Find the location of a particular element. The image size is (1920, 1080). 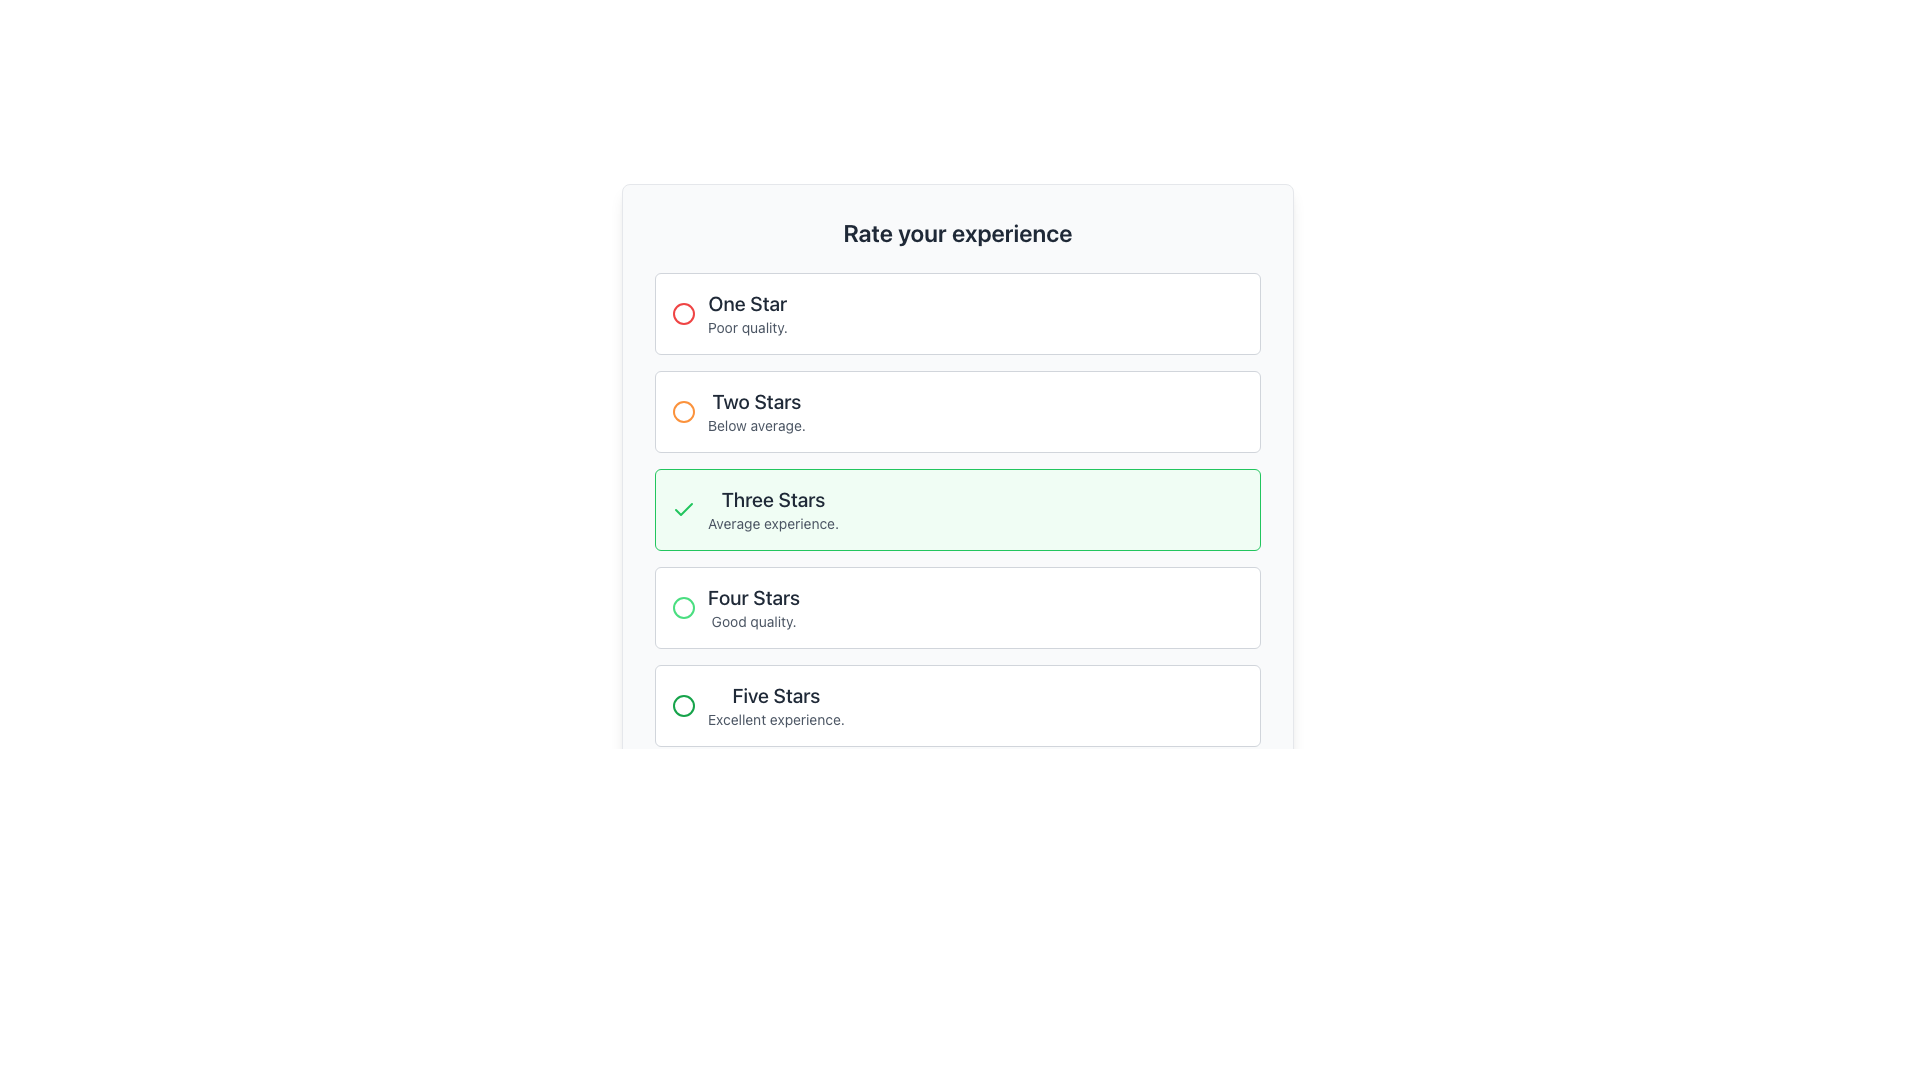

the visual feedback of the Circular visual element indicating the 'Four Stars' option in the rating system, which is located within the checkbox area to the left of its text description is located at coordinates (684, 607).